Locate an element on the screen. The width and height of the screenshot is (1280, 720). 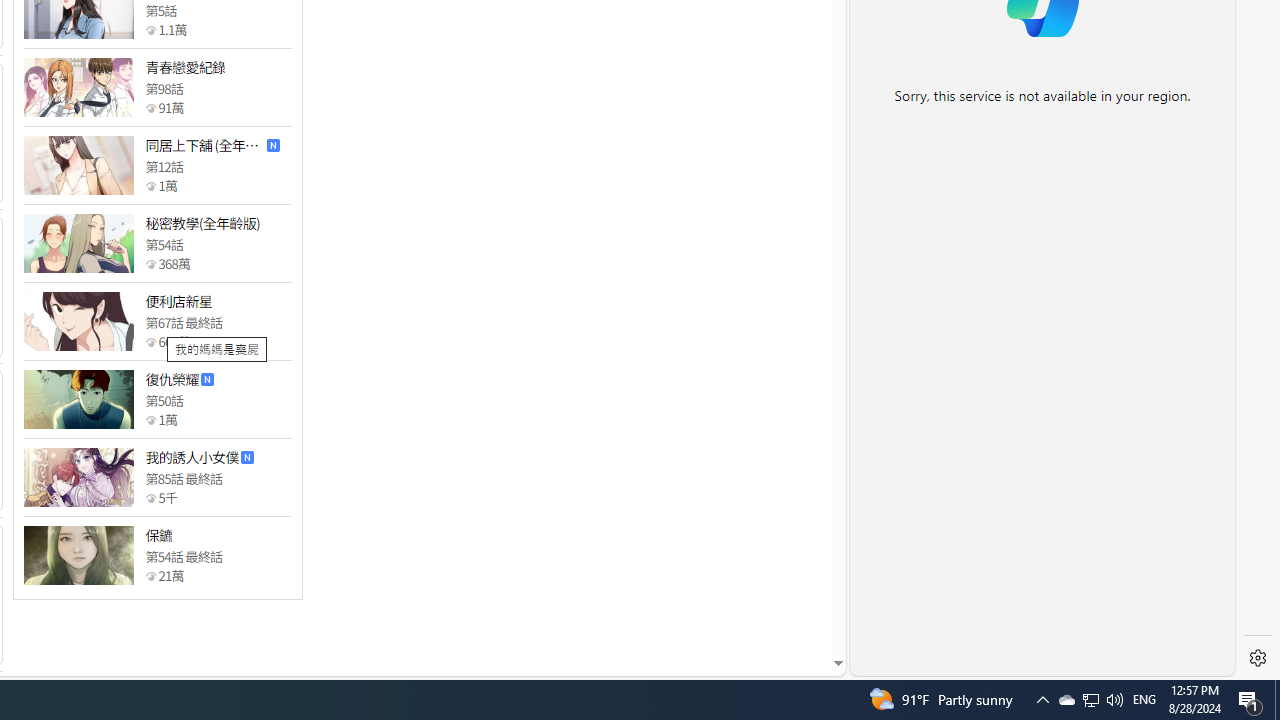
'Class: thumb_img' is located at coordinates (78, 555).